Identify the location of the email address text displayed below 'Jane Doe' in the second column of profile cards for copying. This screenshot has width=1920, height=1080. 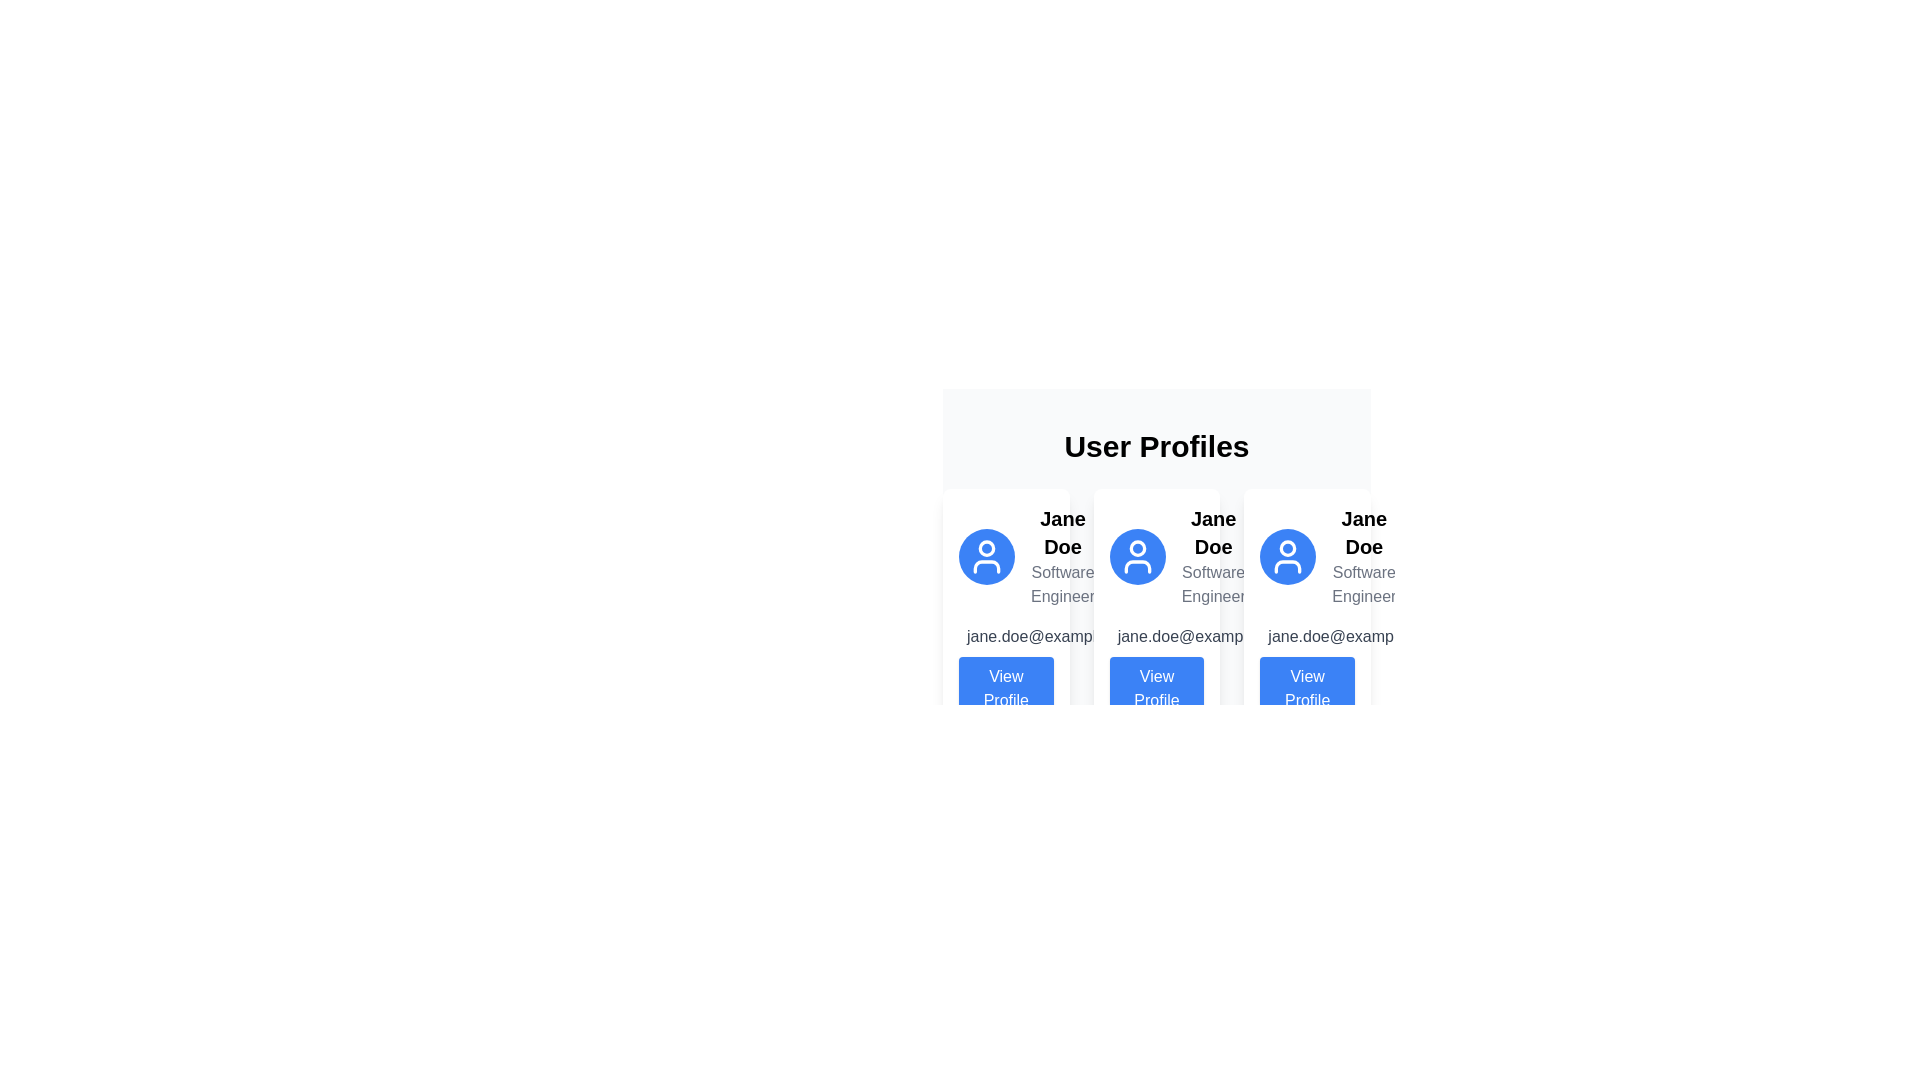
(1203, 636).